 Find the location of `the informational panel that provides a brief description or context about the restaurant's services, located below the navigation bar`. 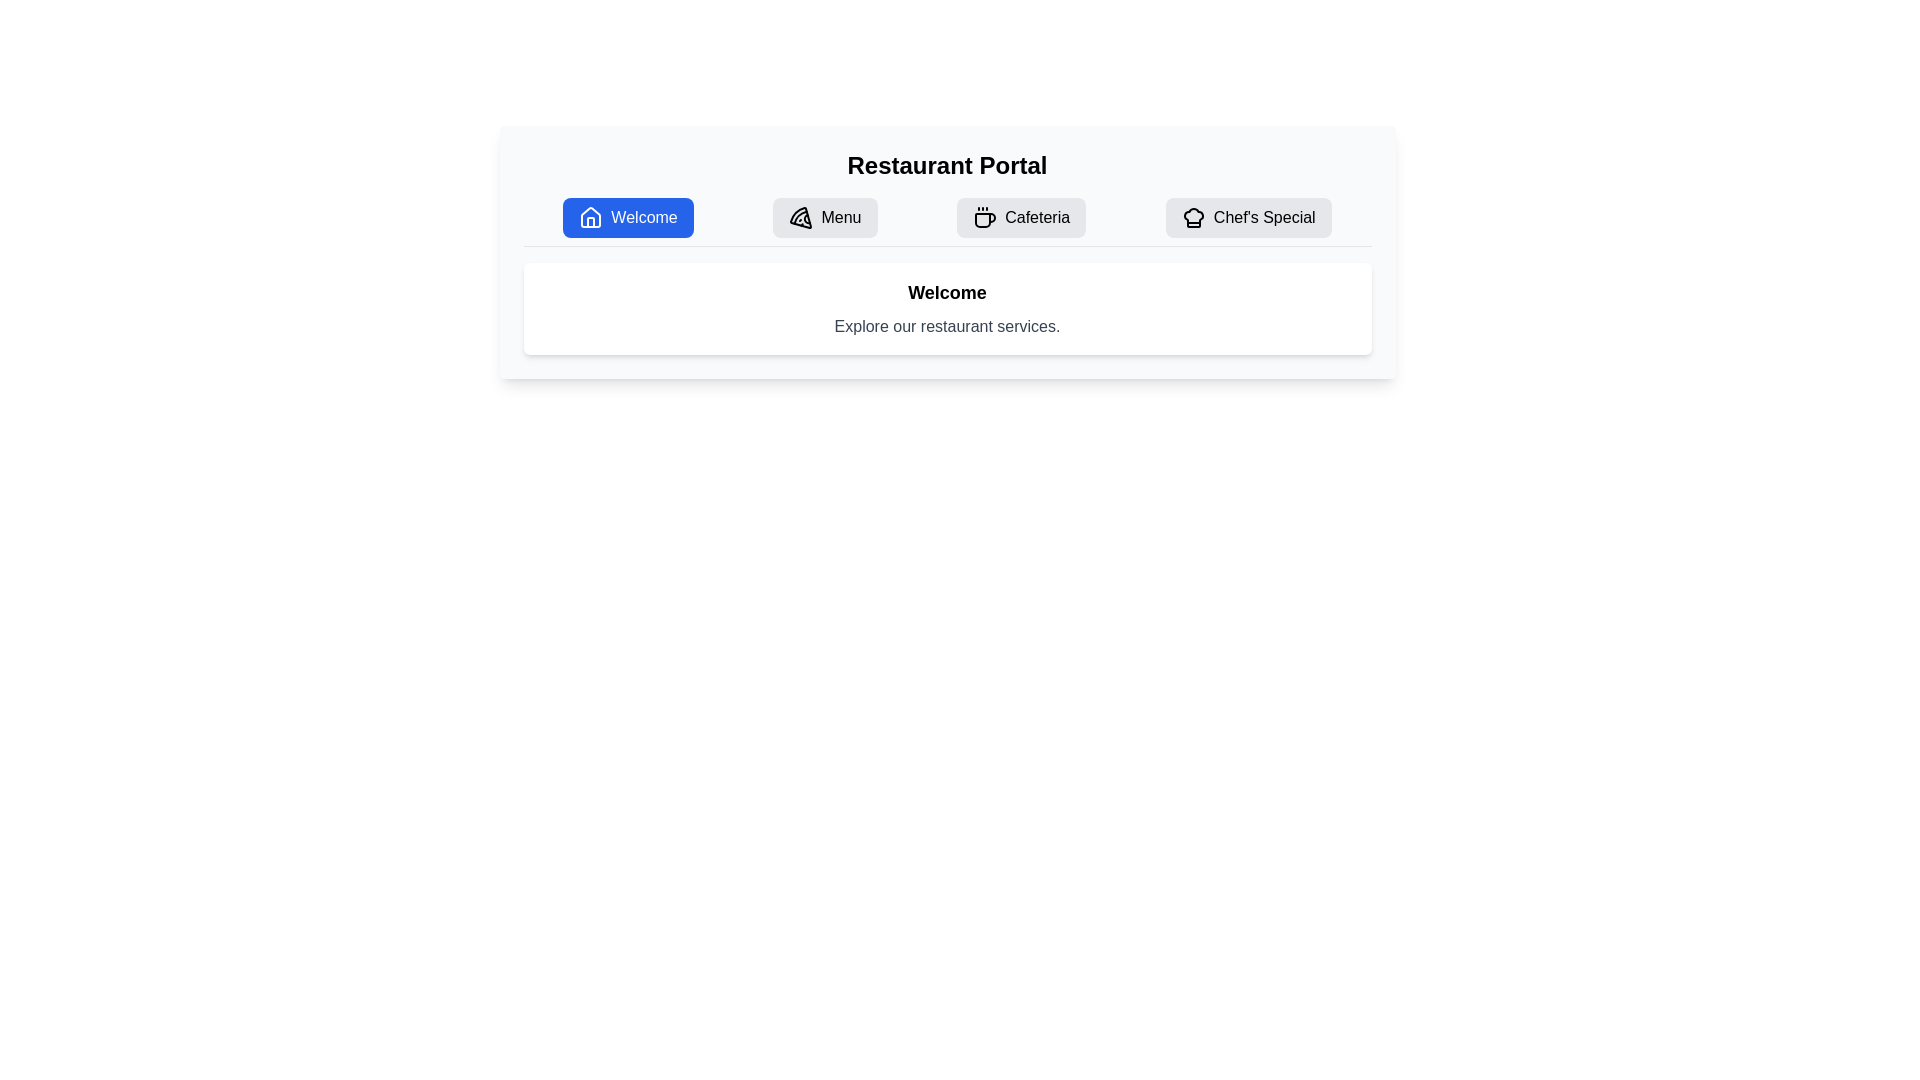

the informational panel that provides a brief description or context about the restaurant's services, located below the navigation bar is located at coordinates (946, 308).